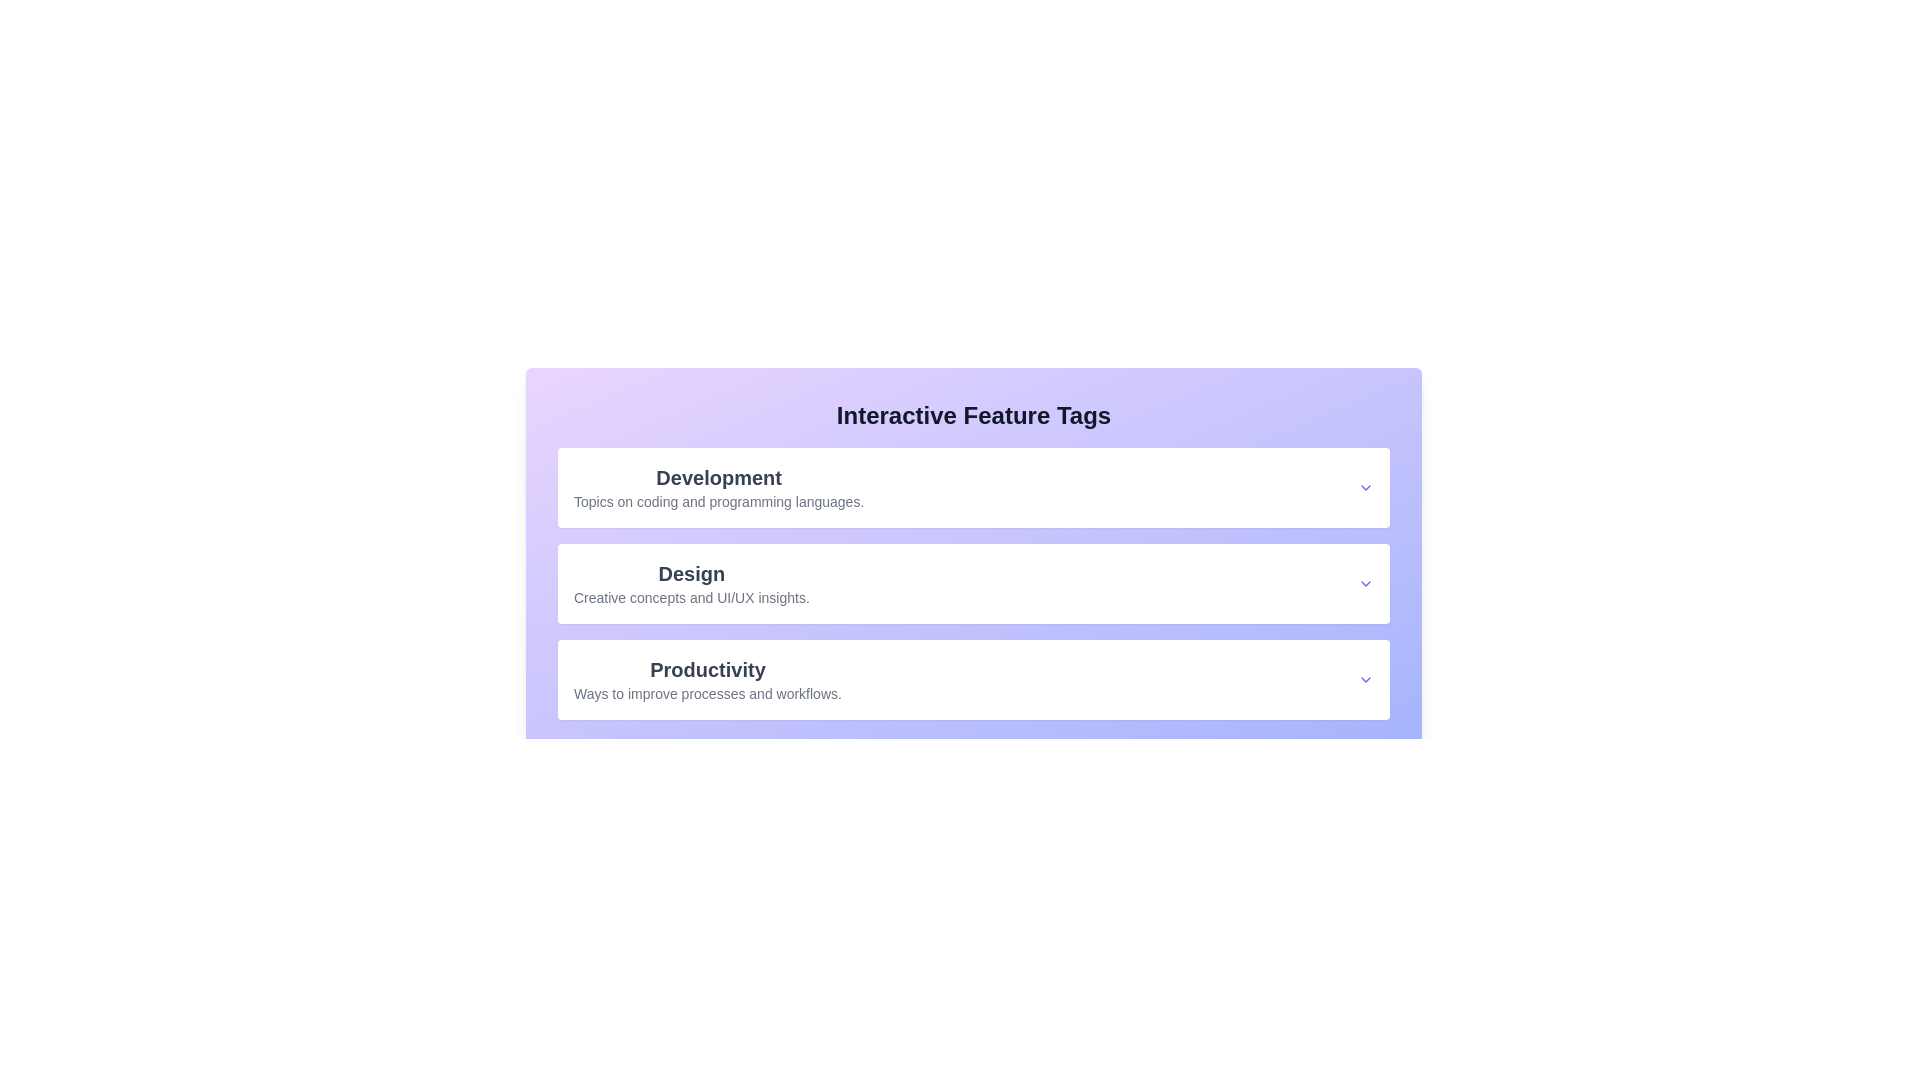 This screenshot has height=1080, width=1920. I want to click on the bold, large font text caption that says 'Design', which is located centrally above the 'Productivity' section and below the 'Development' section, so click(691, 574).